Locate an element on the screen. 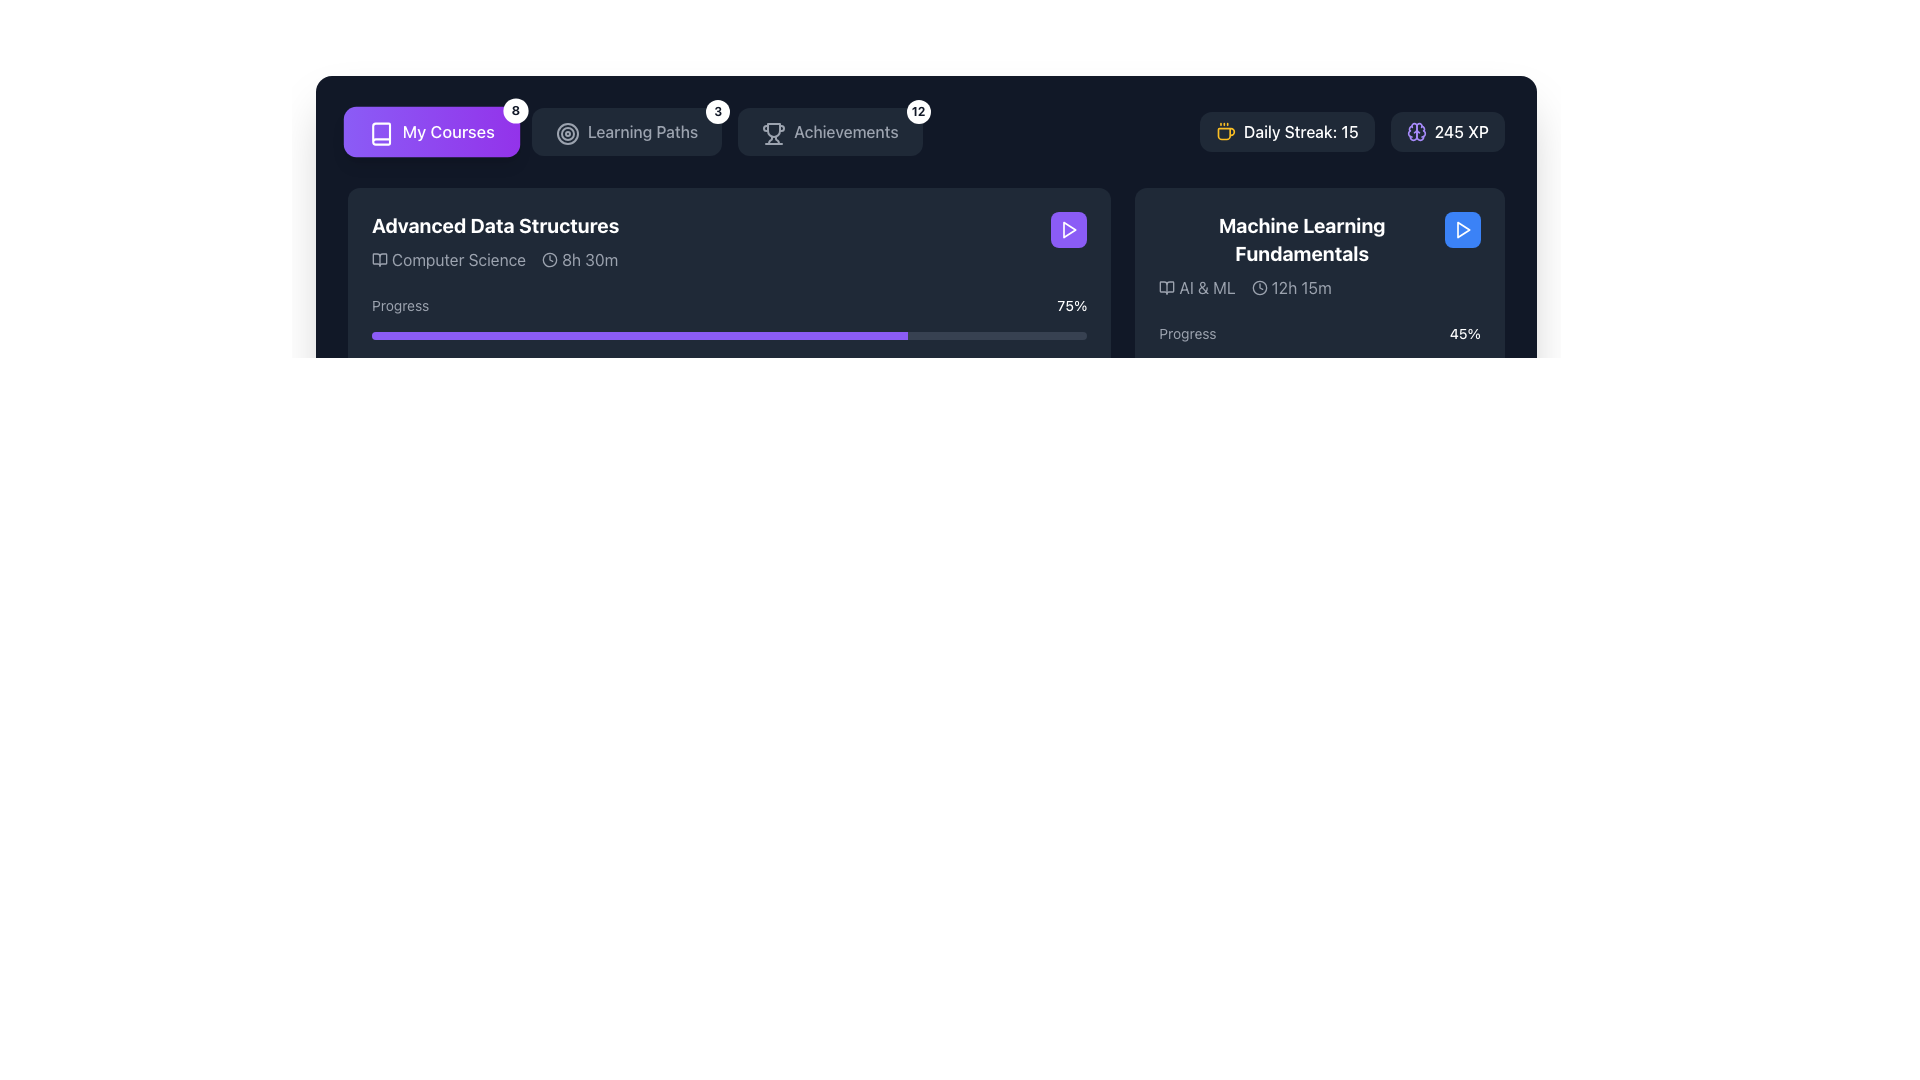 Image resolution: width=1920 pixels, height=1080 pixels. the Counter badge located at the top-right corner of the 'Achievements' option in the navigation bar to associate the count with the 'Achievements' section is located at coordinates (917, 111).